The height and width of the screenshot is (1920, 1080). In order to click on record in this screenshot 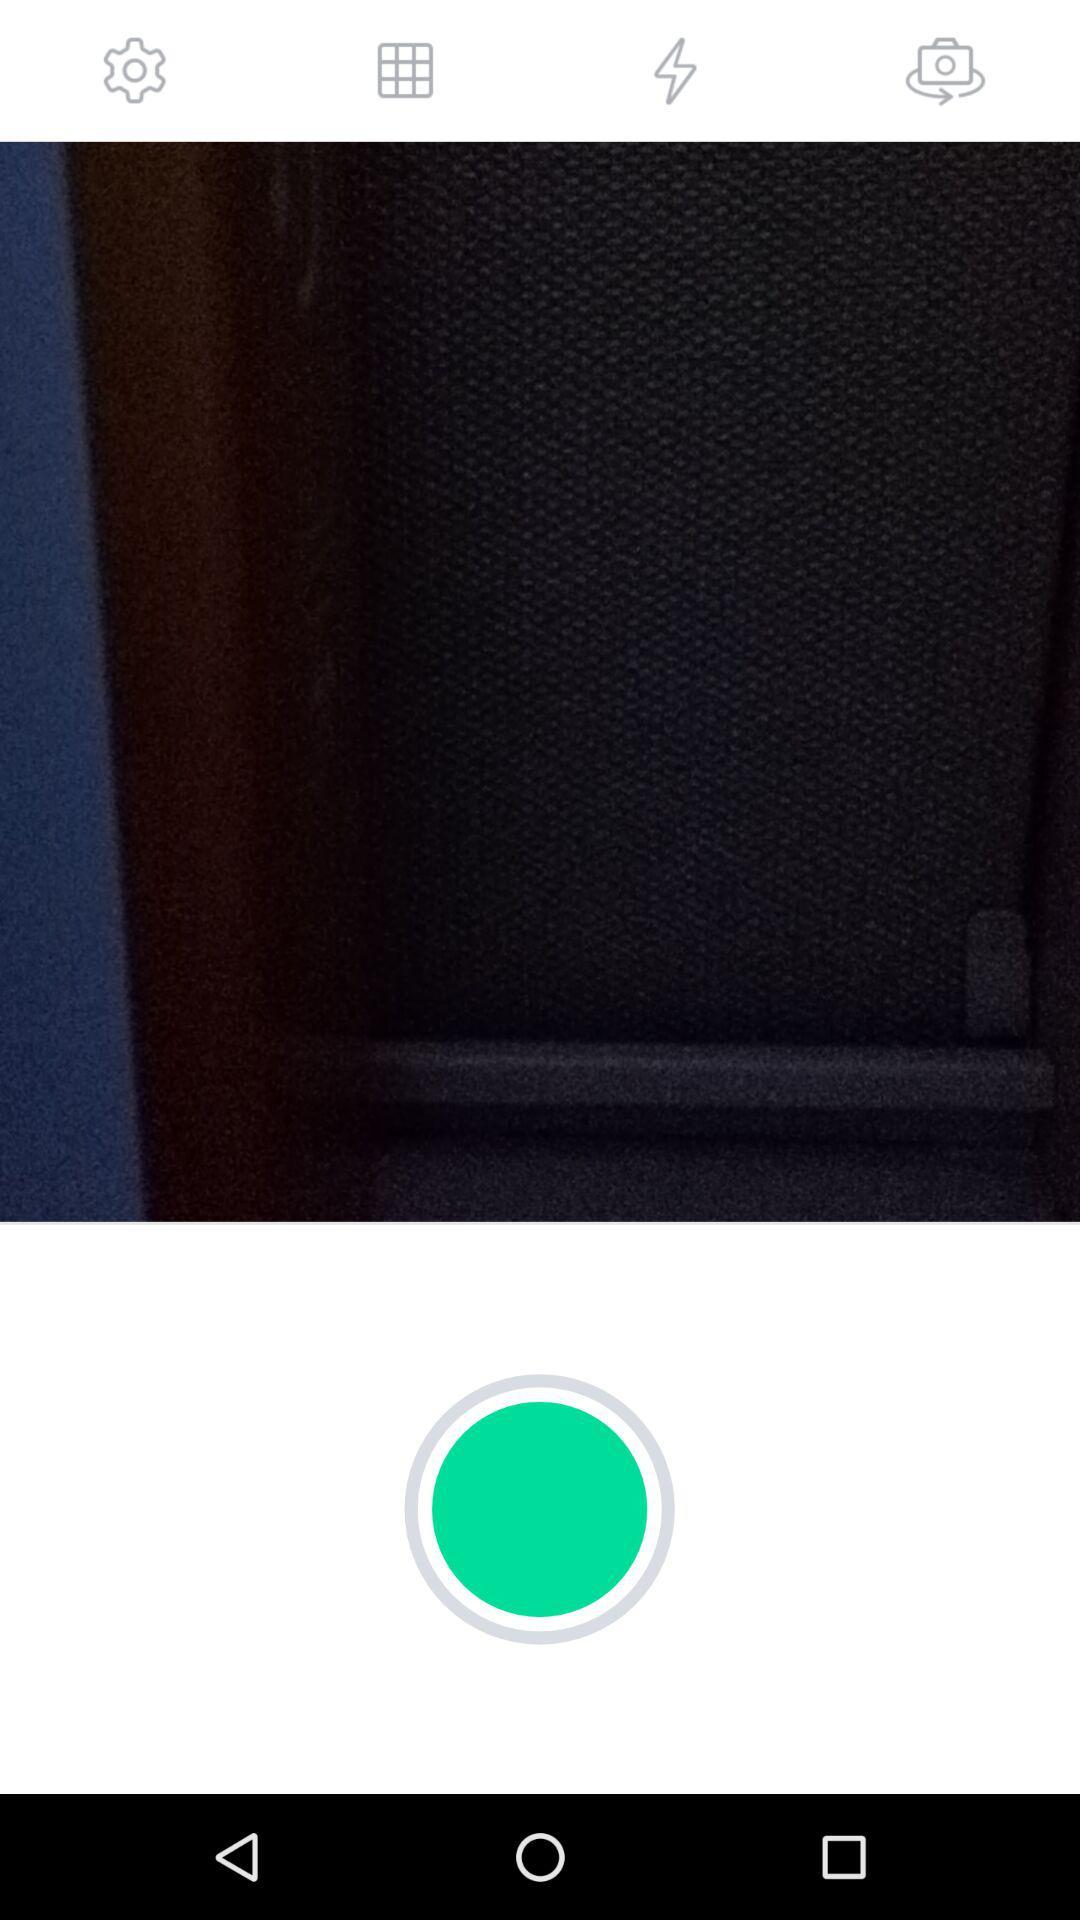, I will do `click(538, 1509)`.